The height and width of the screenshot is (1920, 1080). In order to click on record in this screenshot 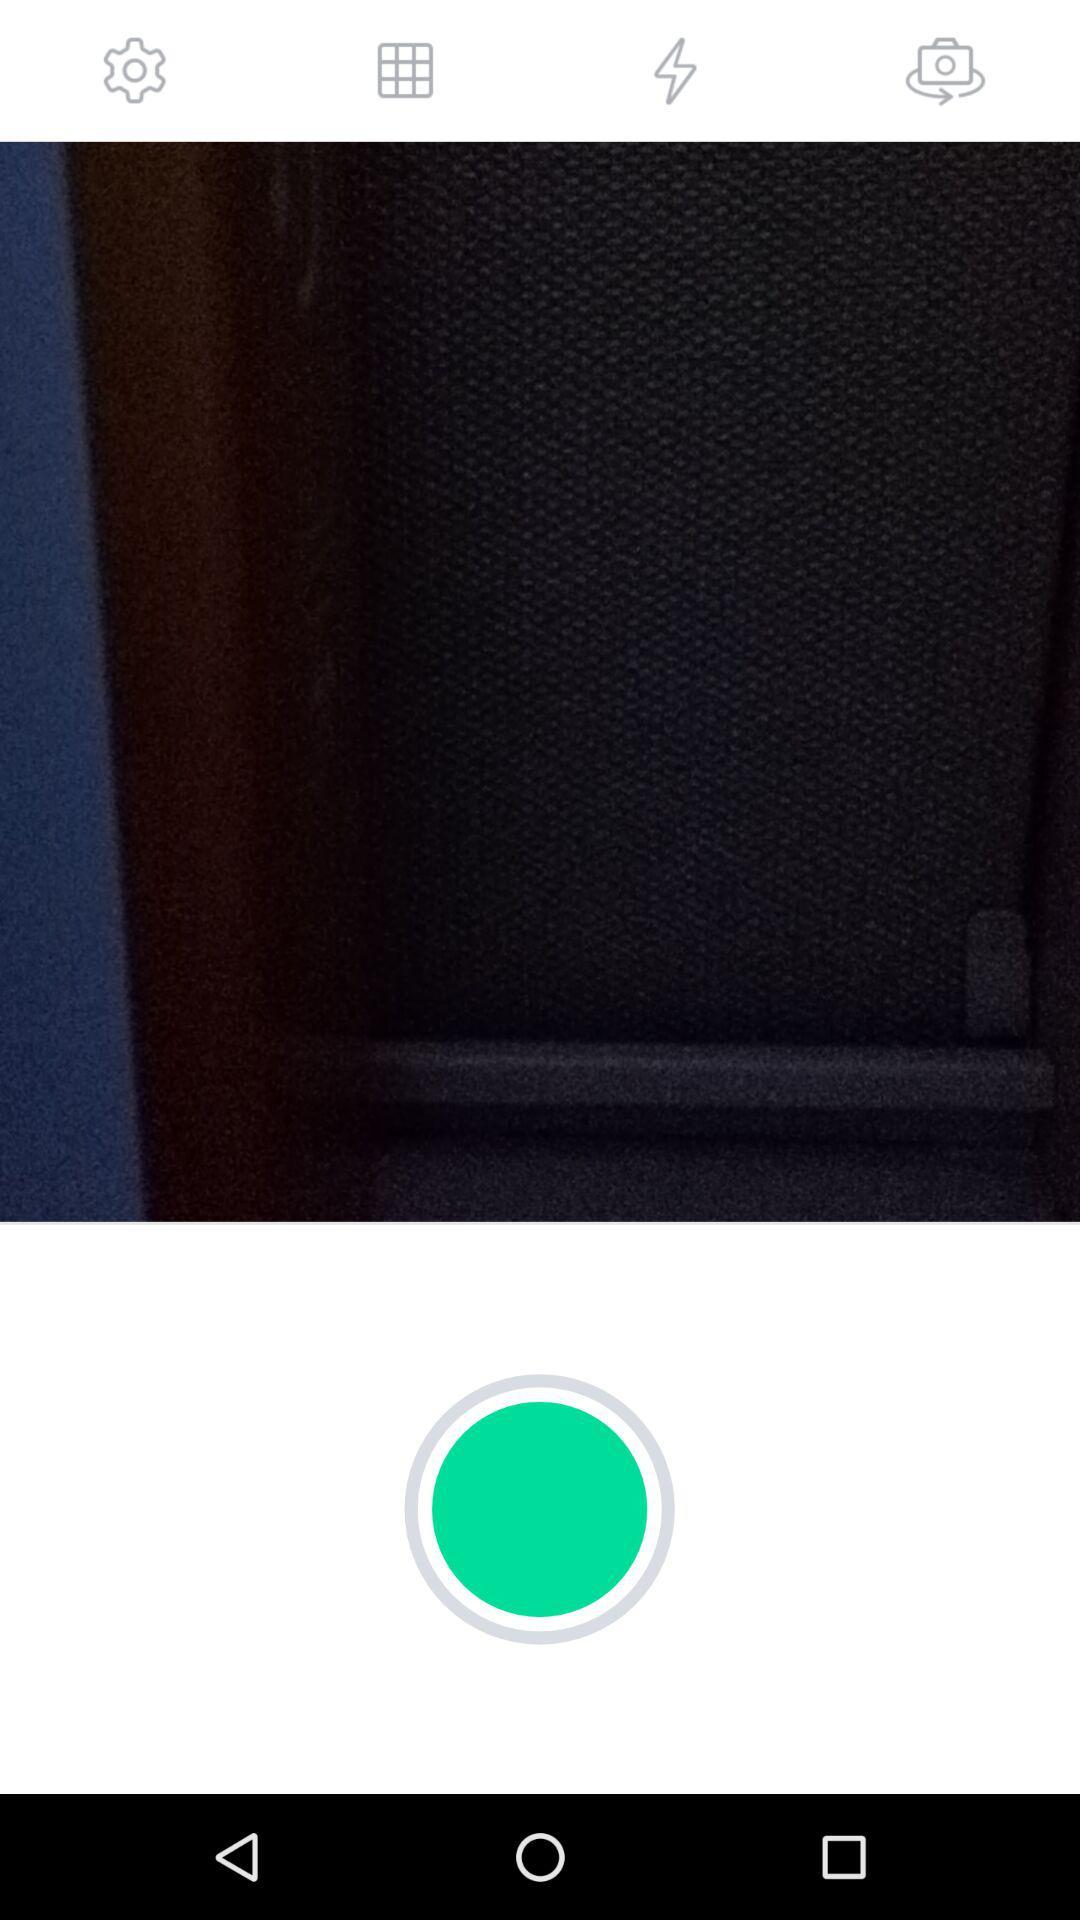, I will do `click(538, 1509)`.